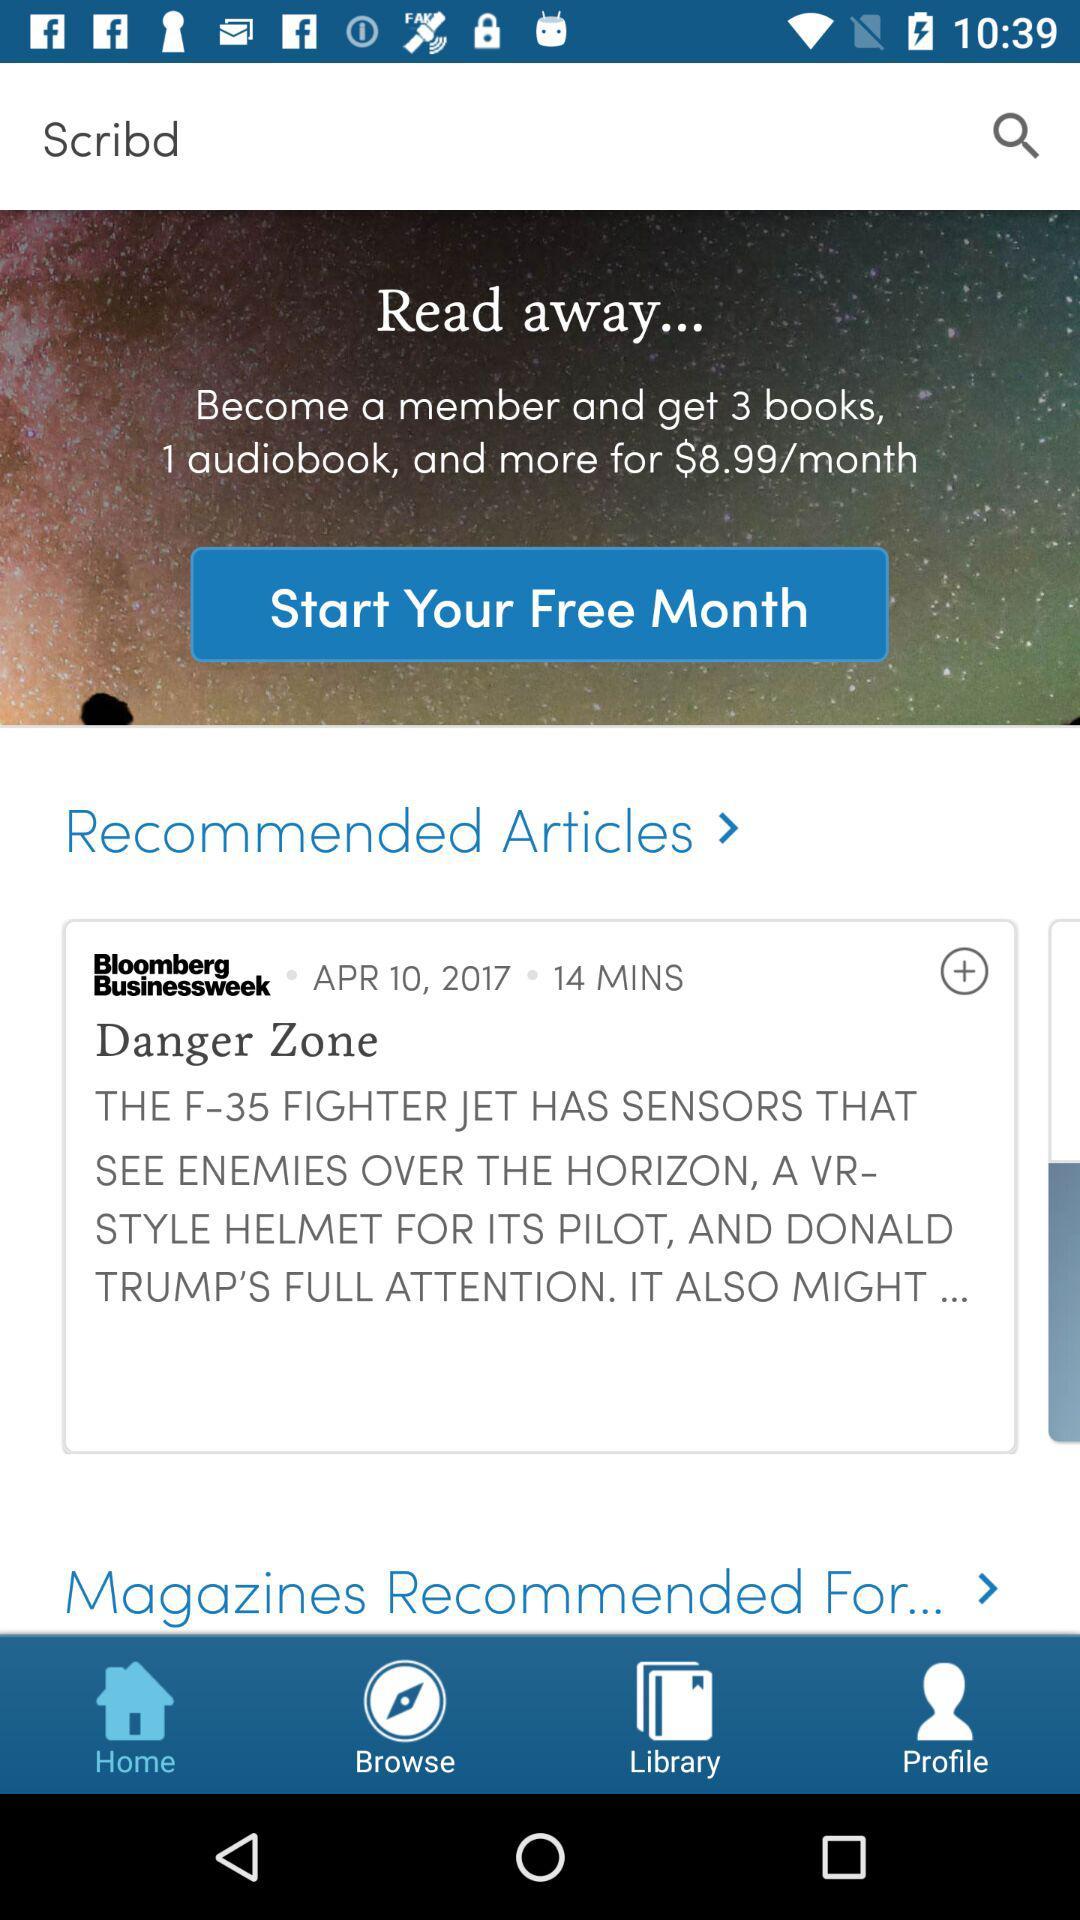 The height and width of the screenshot is (1920, 1080). What do you see at coordinates (538, 603) in the screenshot?
I see `the icon above the recommended articles` at bounding box center [538, 603].